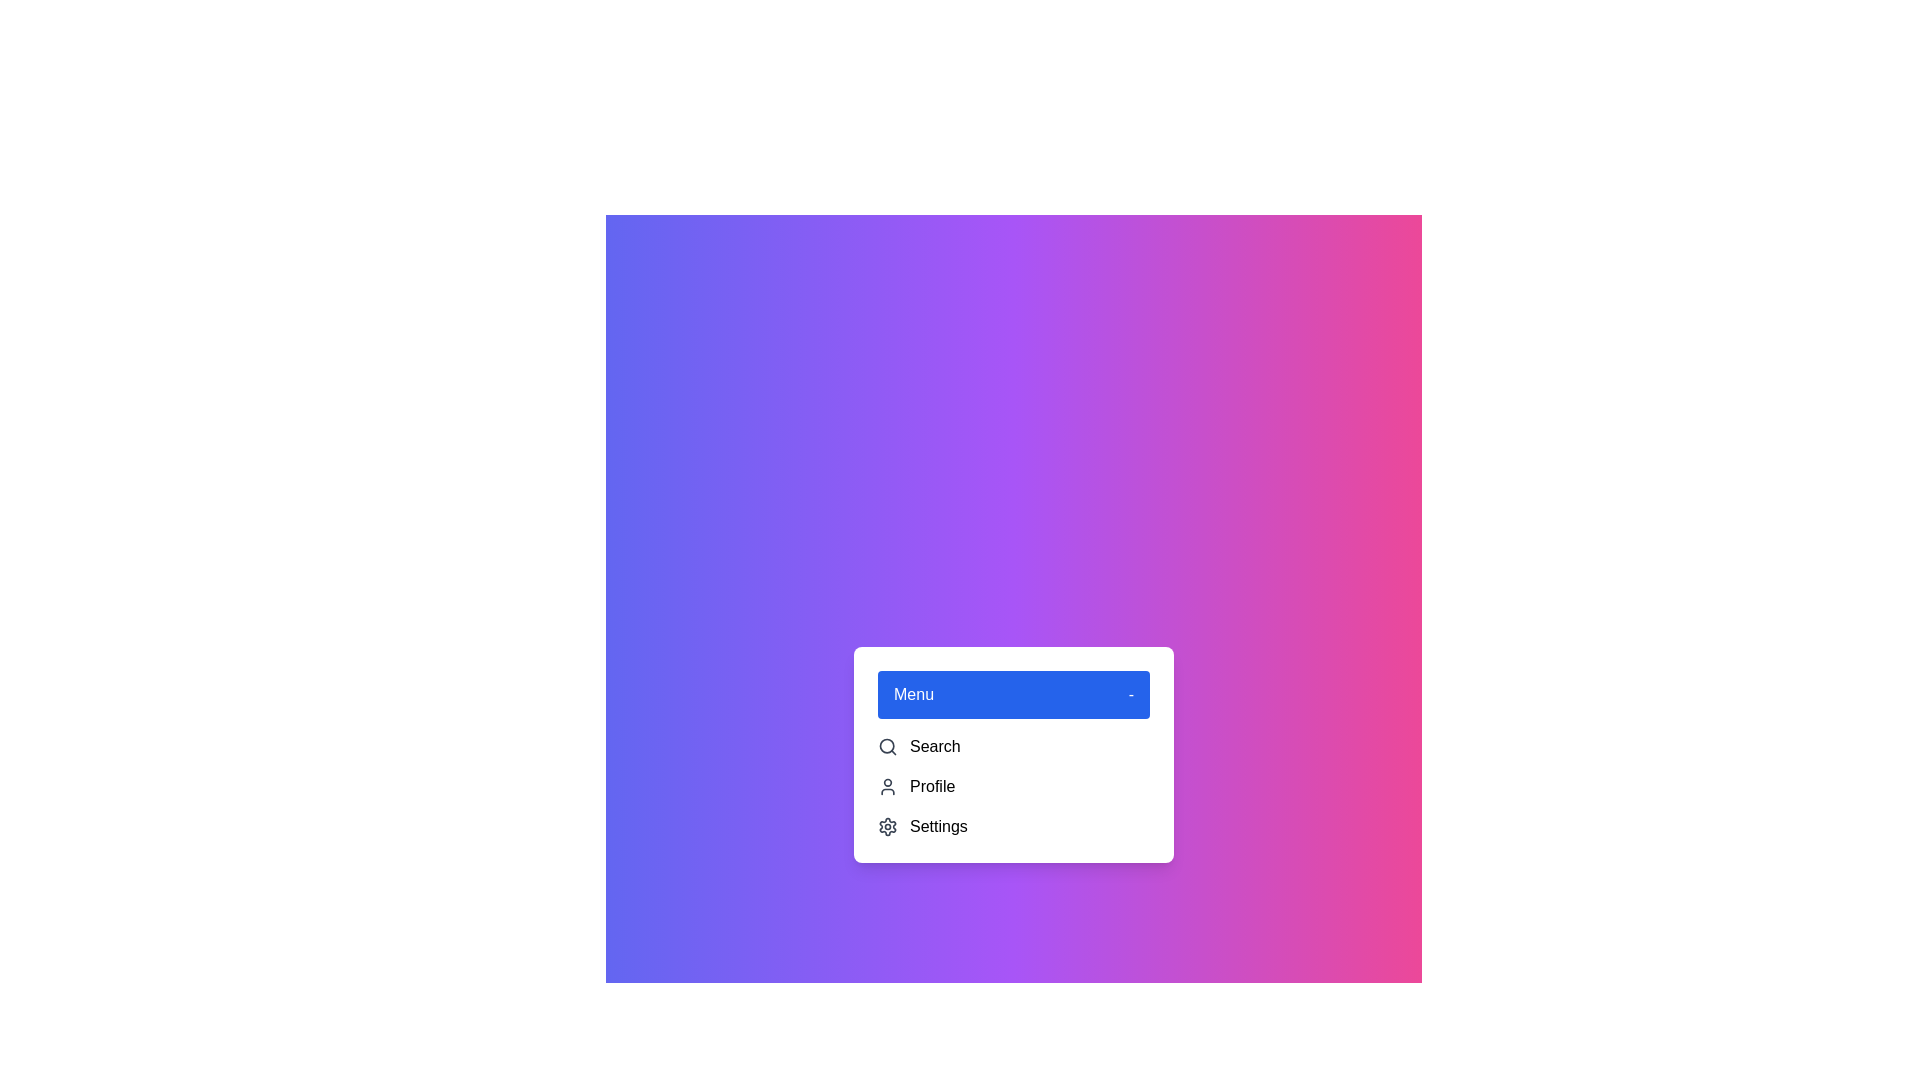  Describe the element at coordinates (1013, 826) in the screenshot. I see `the 'Settings' option in the dropdown menu` at that location.